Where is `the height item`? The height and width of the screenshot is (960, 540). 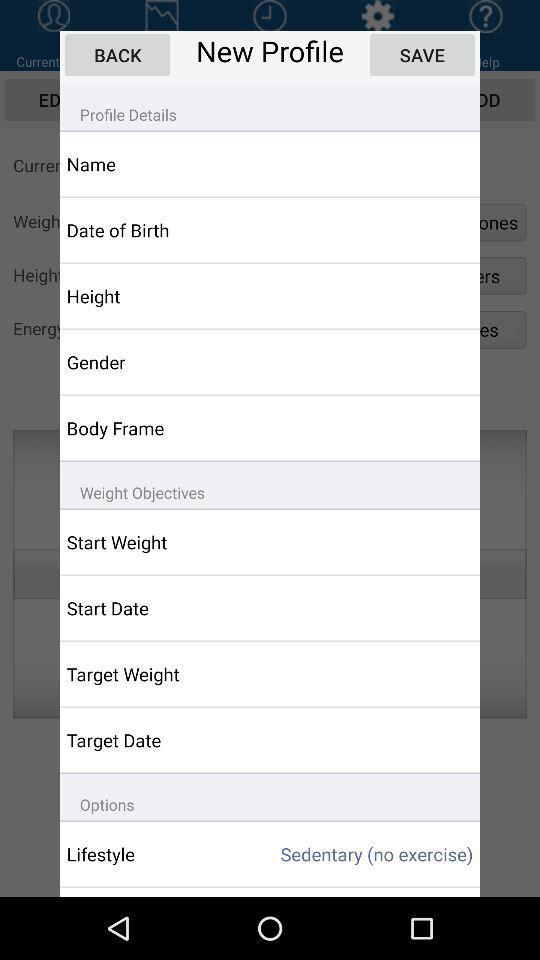 the height item is located at coordinates (155, 295).